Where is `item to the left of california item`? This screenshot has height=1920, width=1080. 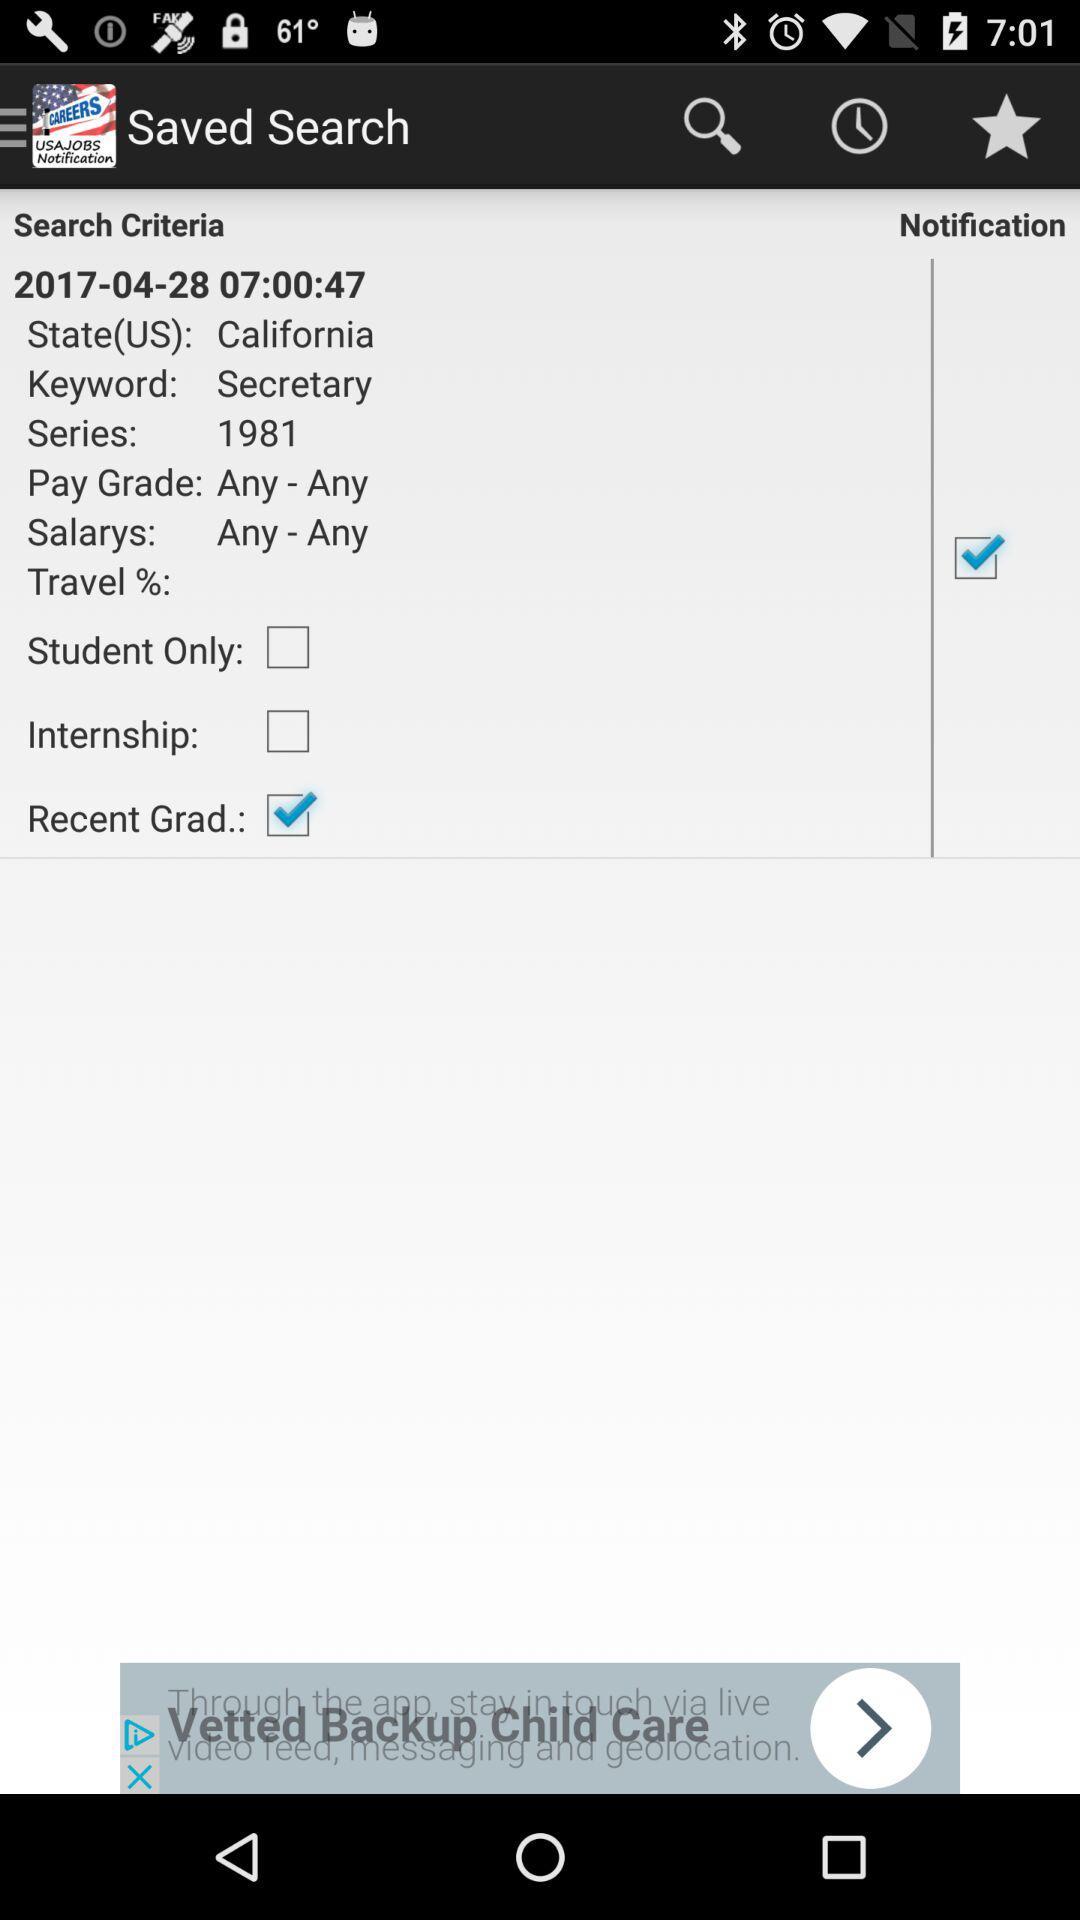 item to the left of california item is located at coordinates (115, 382).